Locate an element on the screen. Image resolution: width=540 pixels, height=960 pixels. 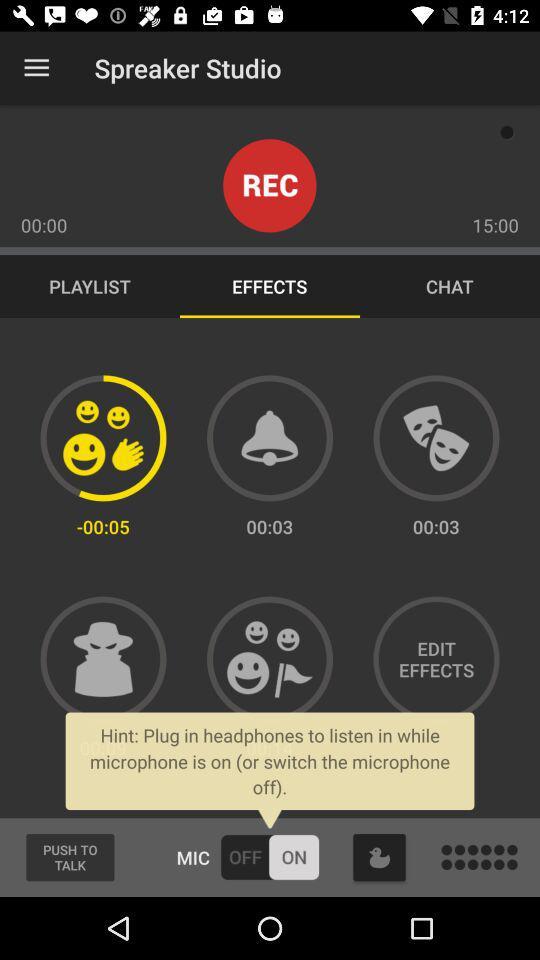
timer is located at coordinates (270, 438).